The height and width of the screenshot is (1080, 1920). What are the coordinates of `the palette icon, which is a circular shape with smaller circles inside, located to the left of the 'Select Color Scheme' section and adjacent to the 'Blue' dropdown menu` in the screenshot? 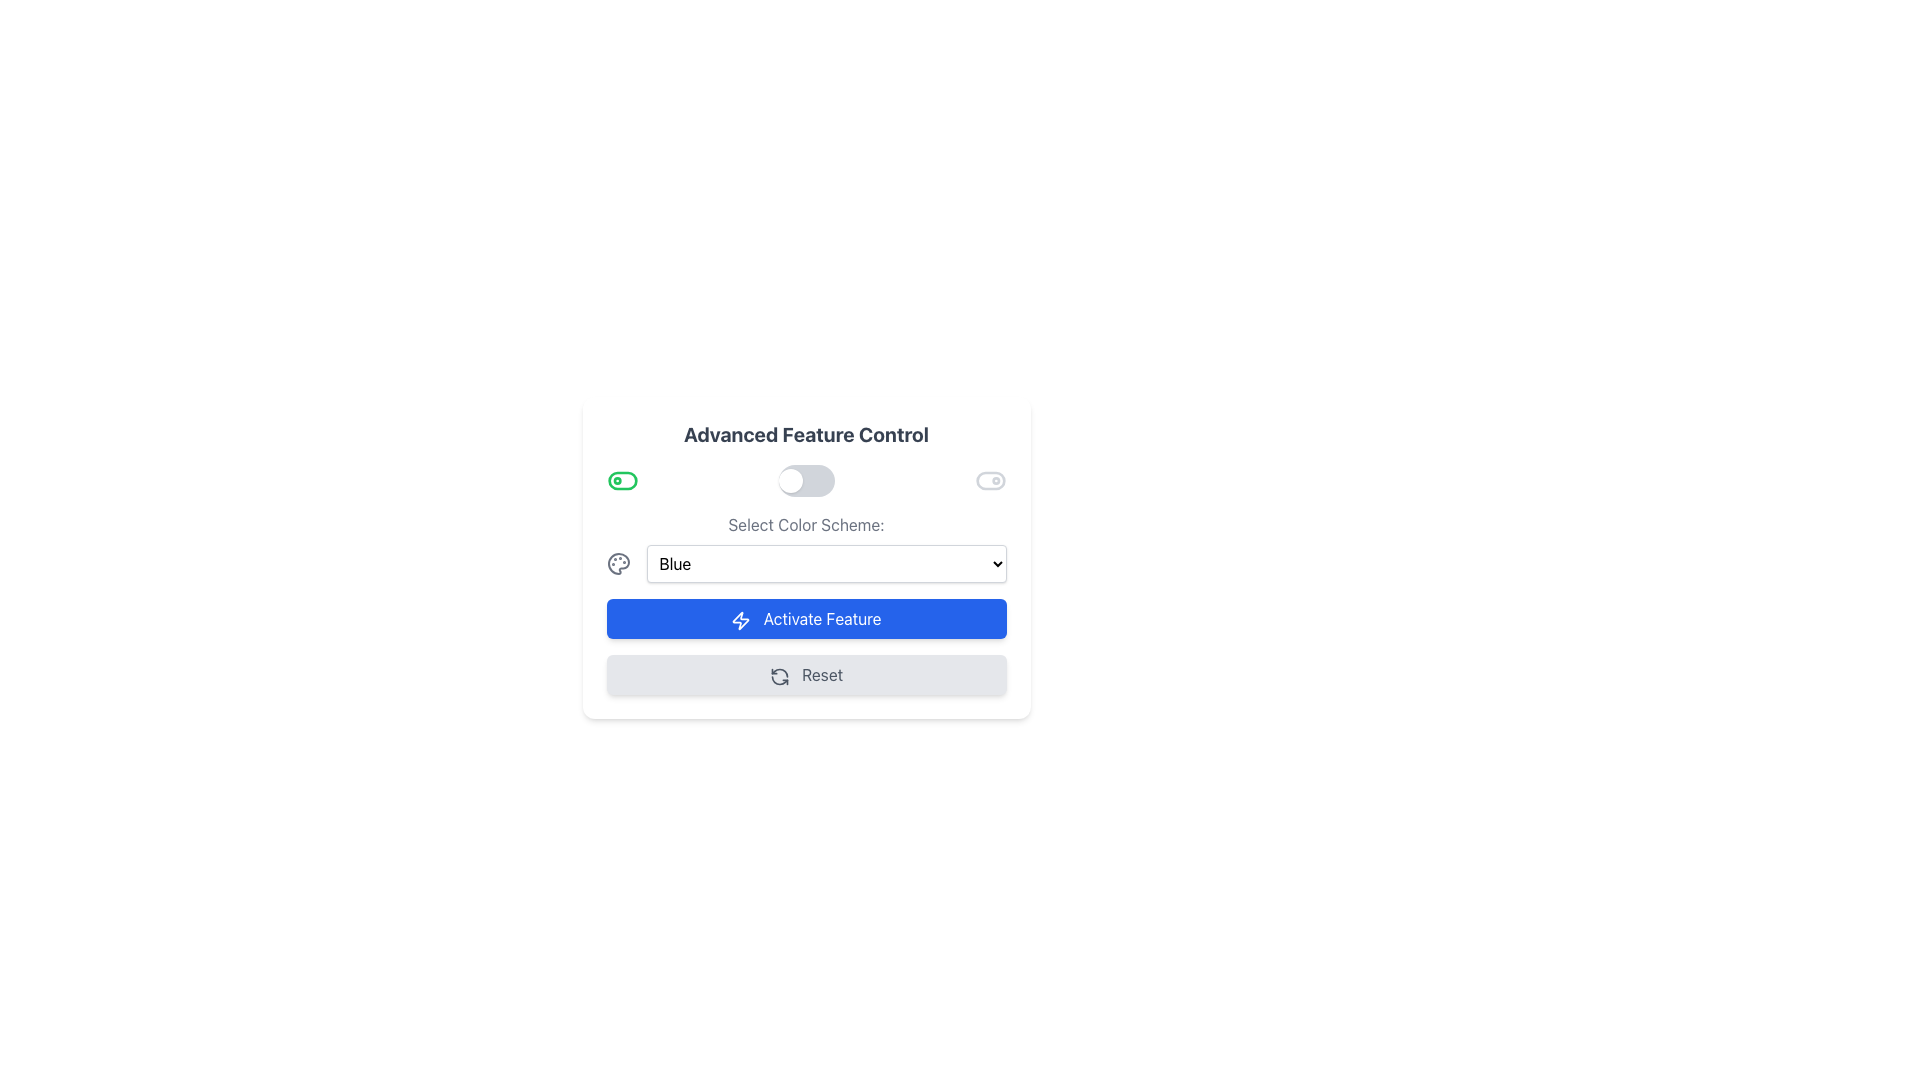 It's located at (617, 563).